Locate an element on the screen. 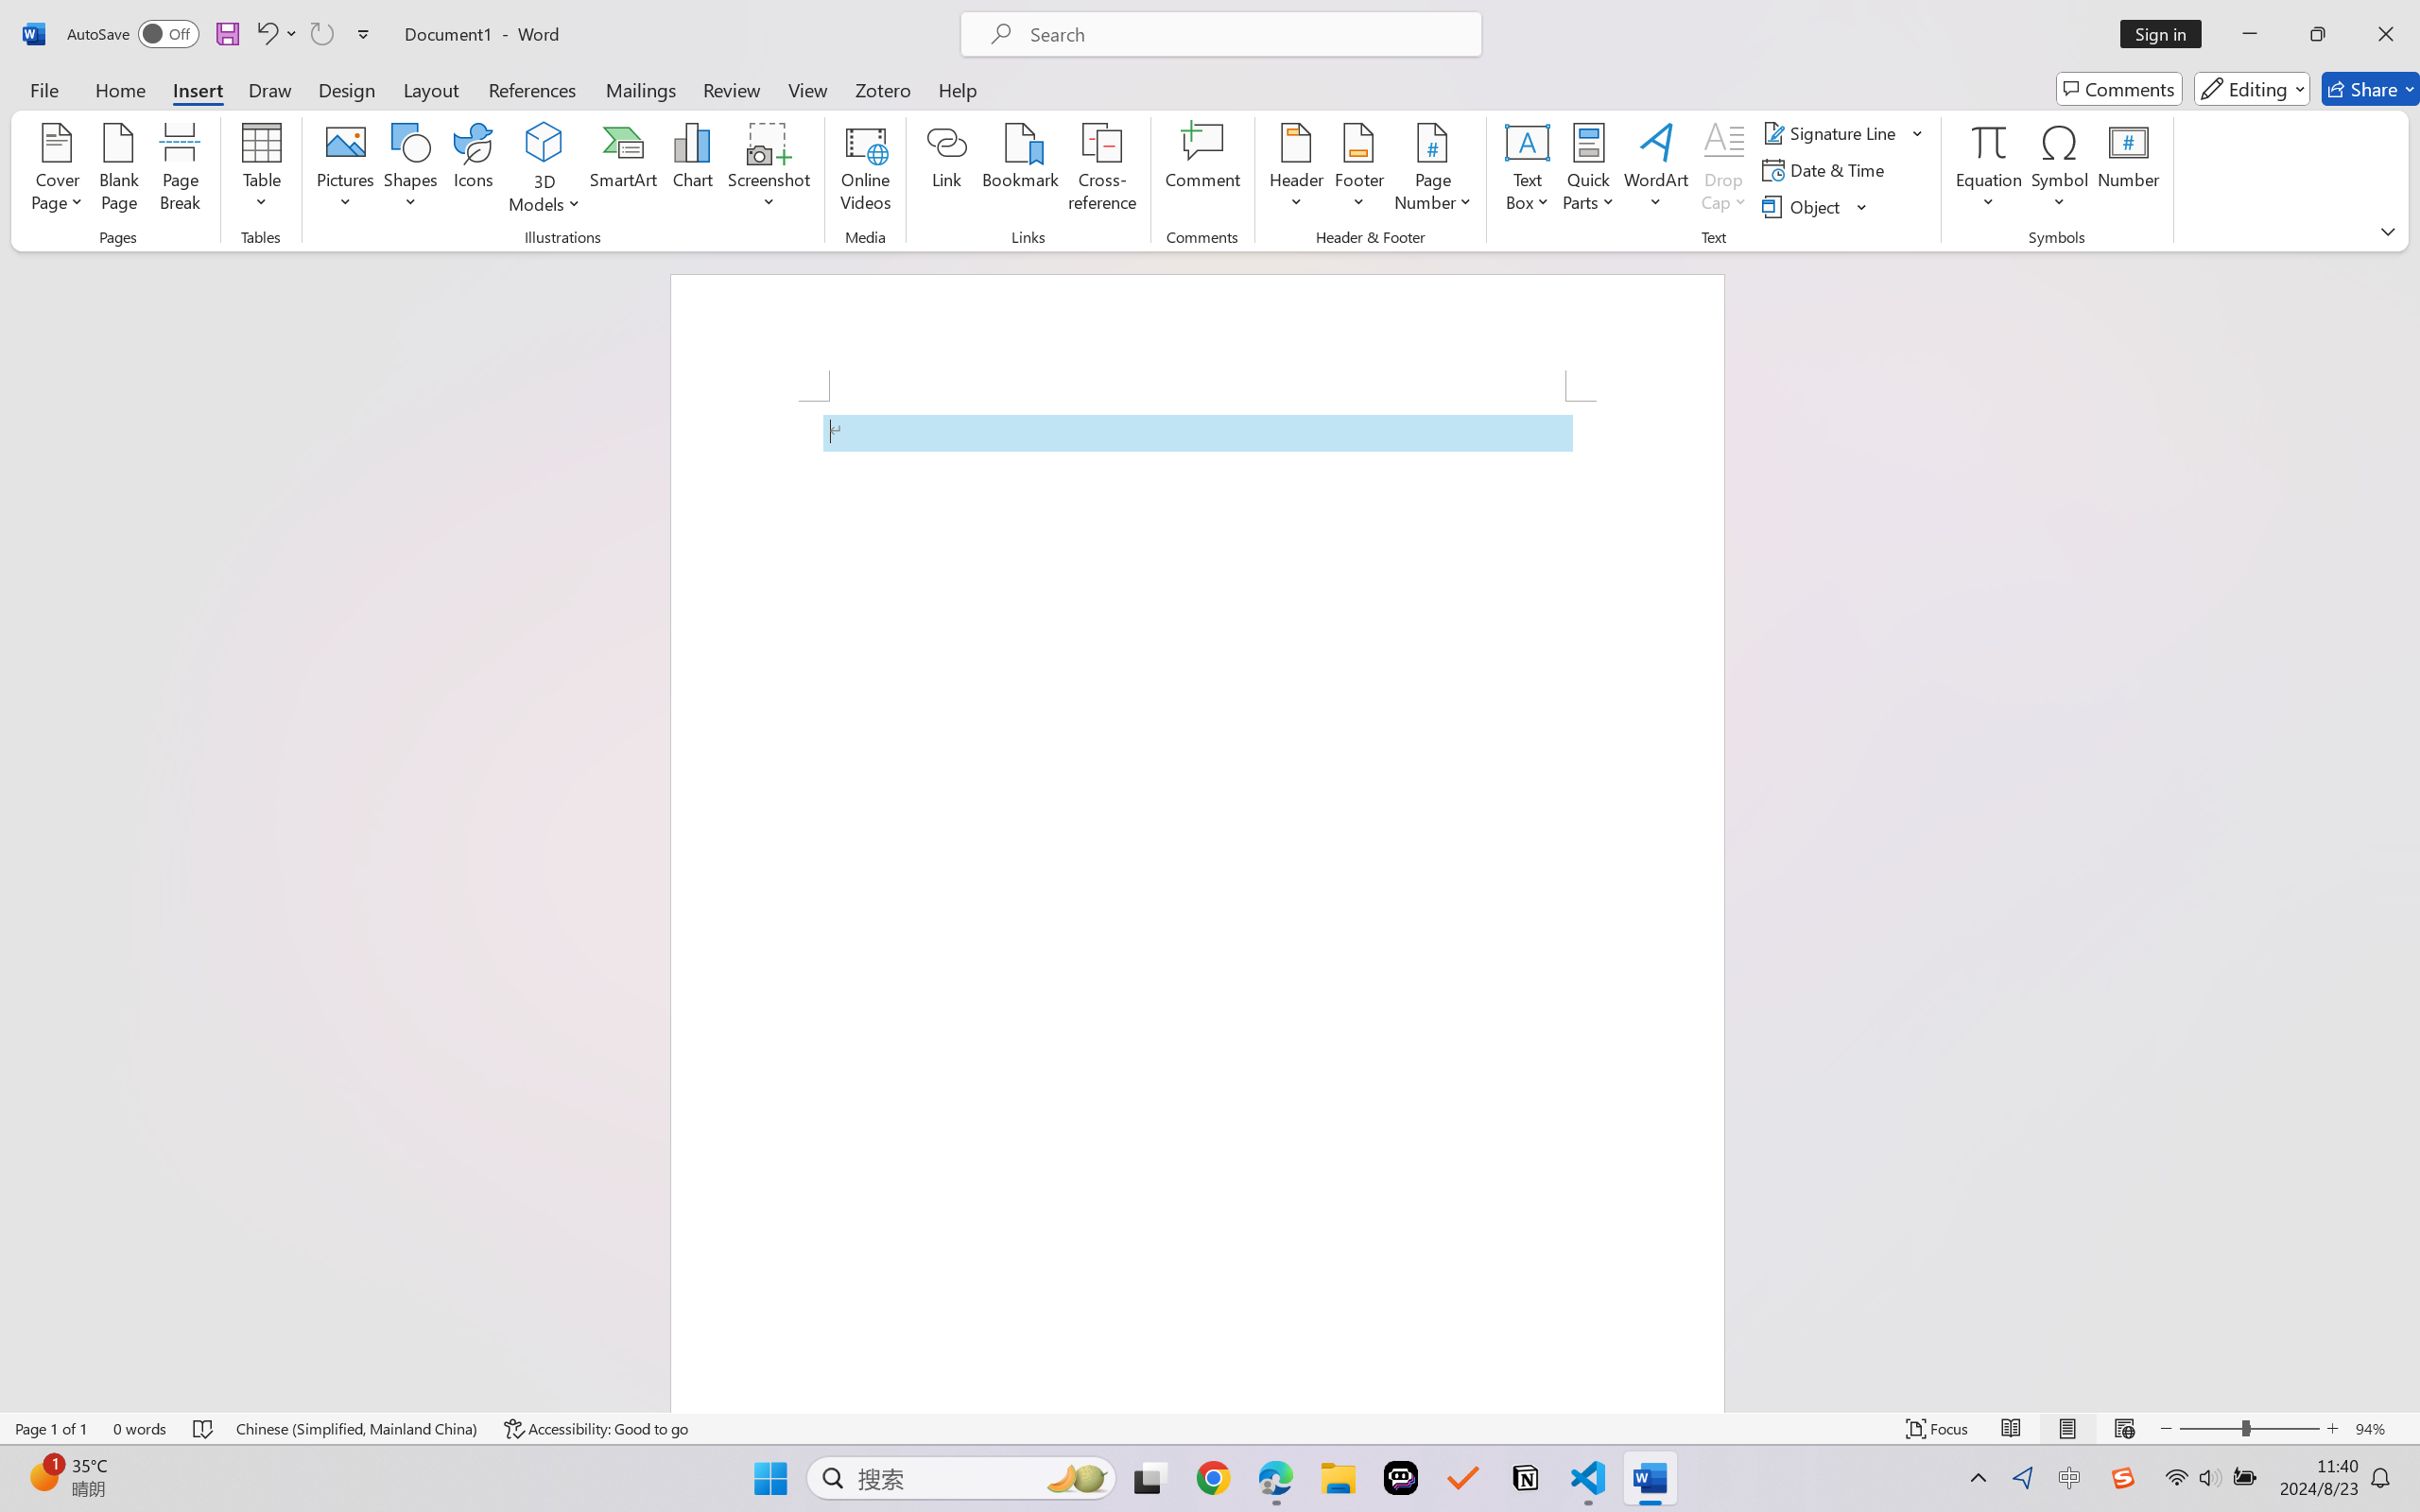  'Quick Parts' is located at coordinates (1589, 170).